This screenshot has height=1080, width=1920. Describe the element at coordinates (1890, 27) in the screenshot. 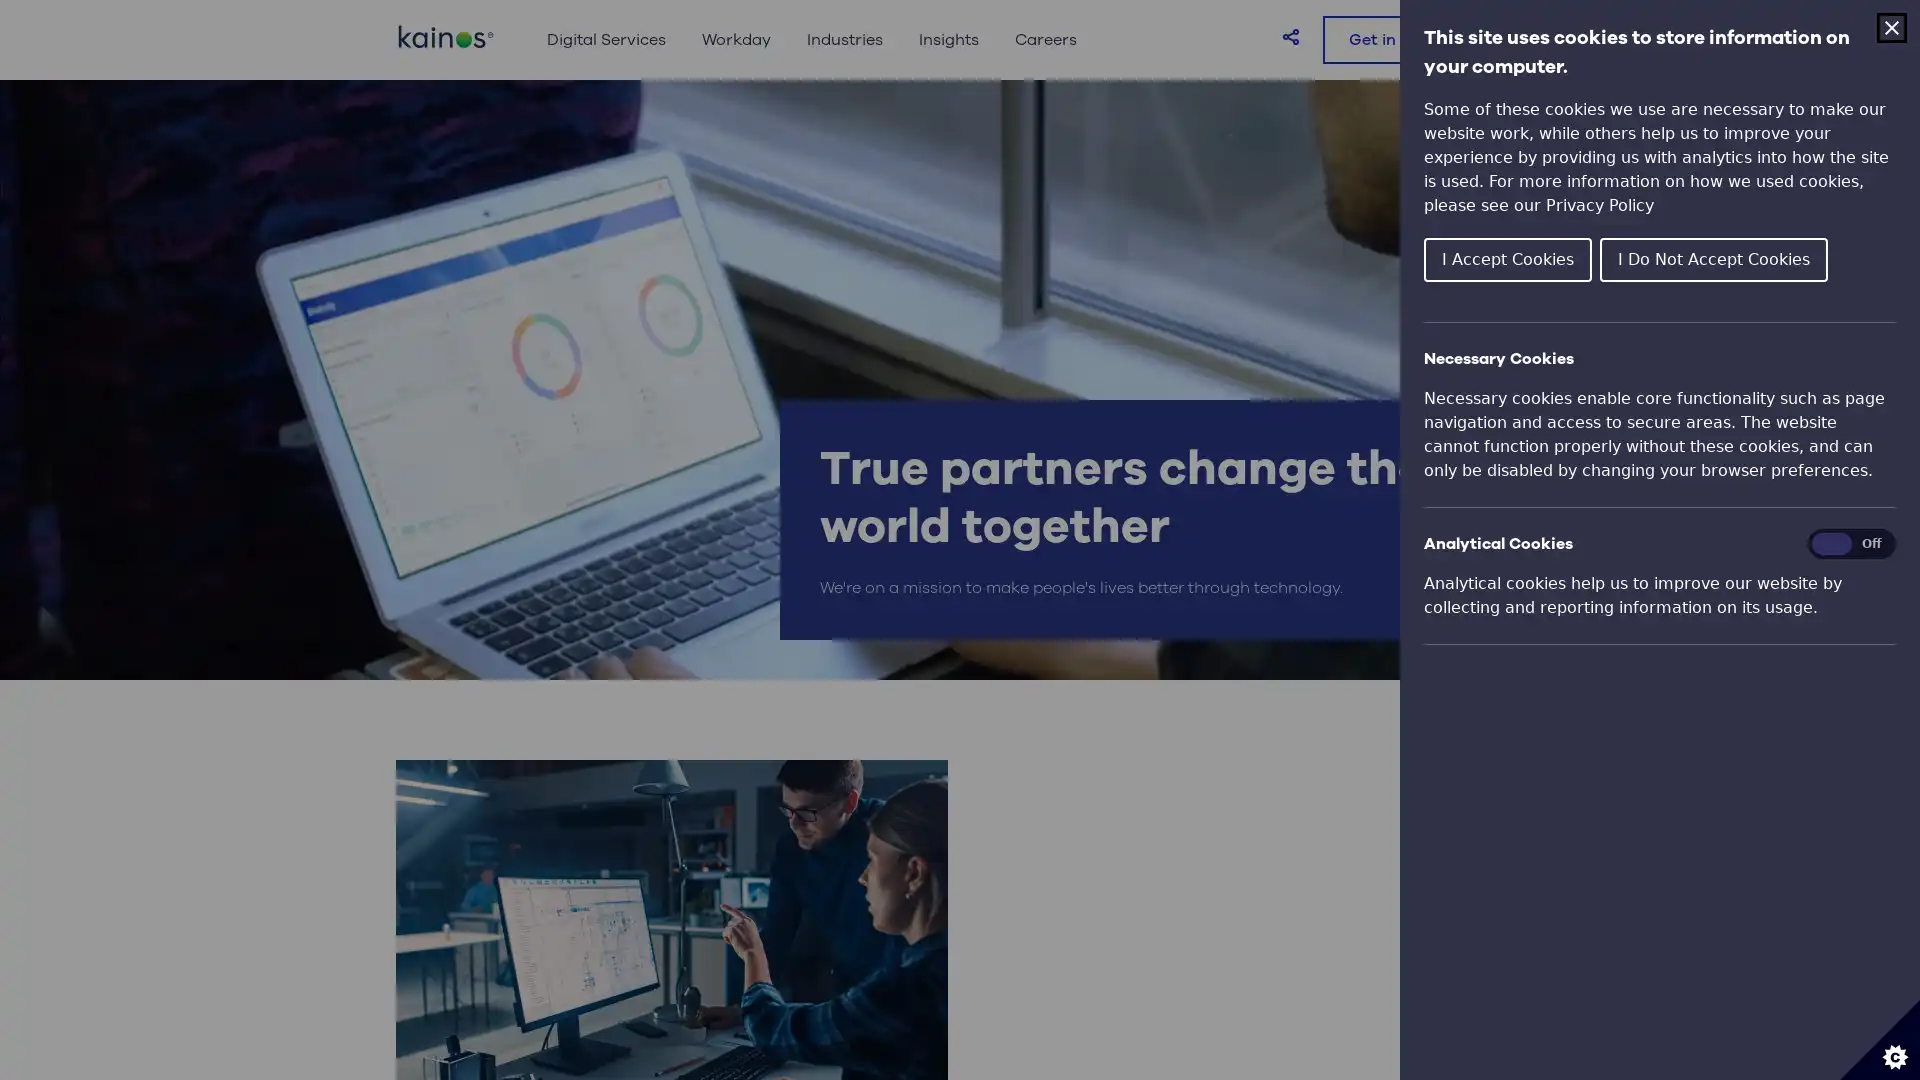

I see `Close Cookie Control` at that location.